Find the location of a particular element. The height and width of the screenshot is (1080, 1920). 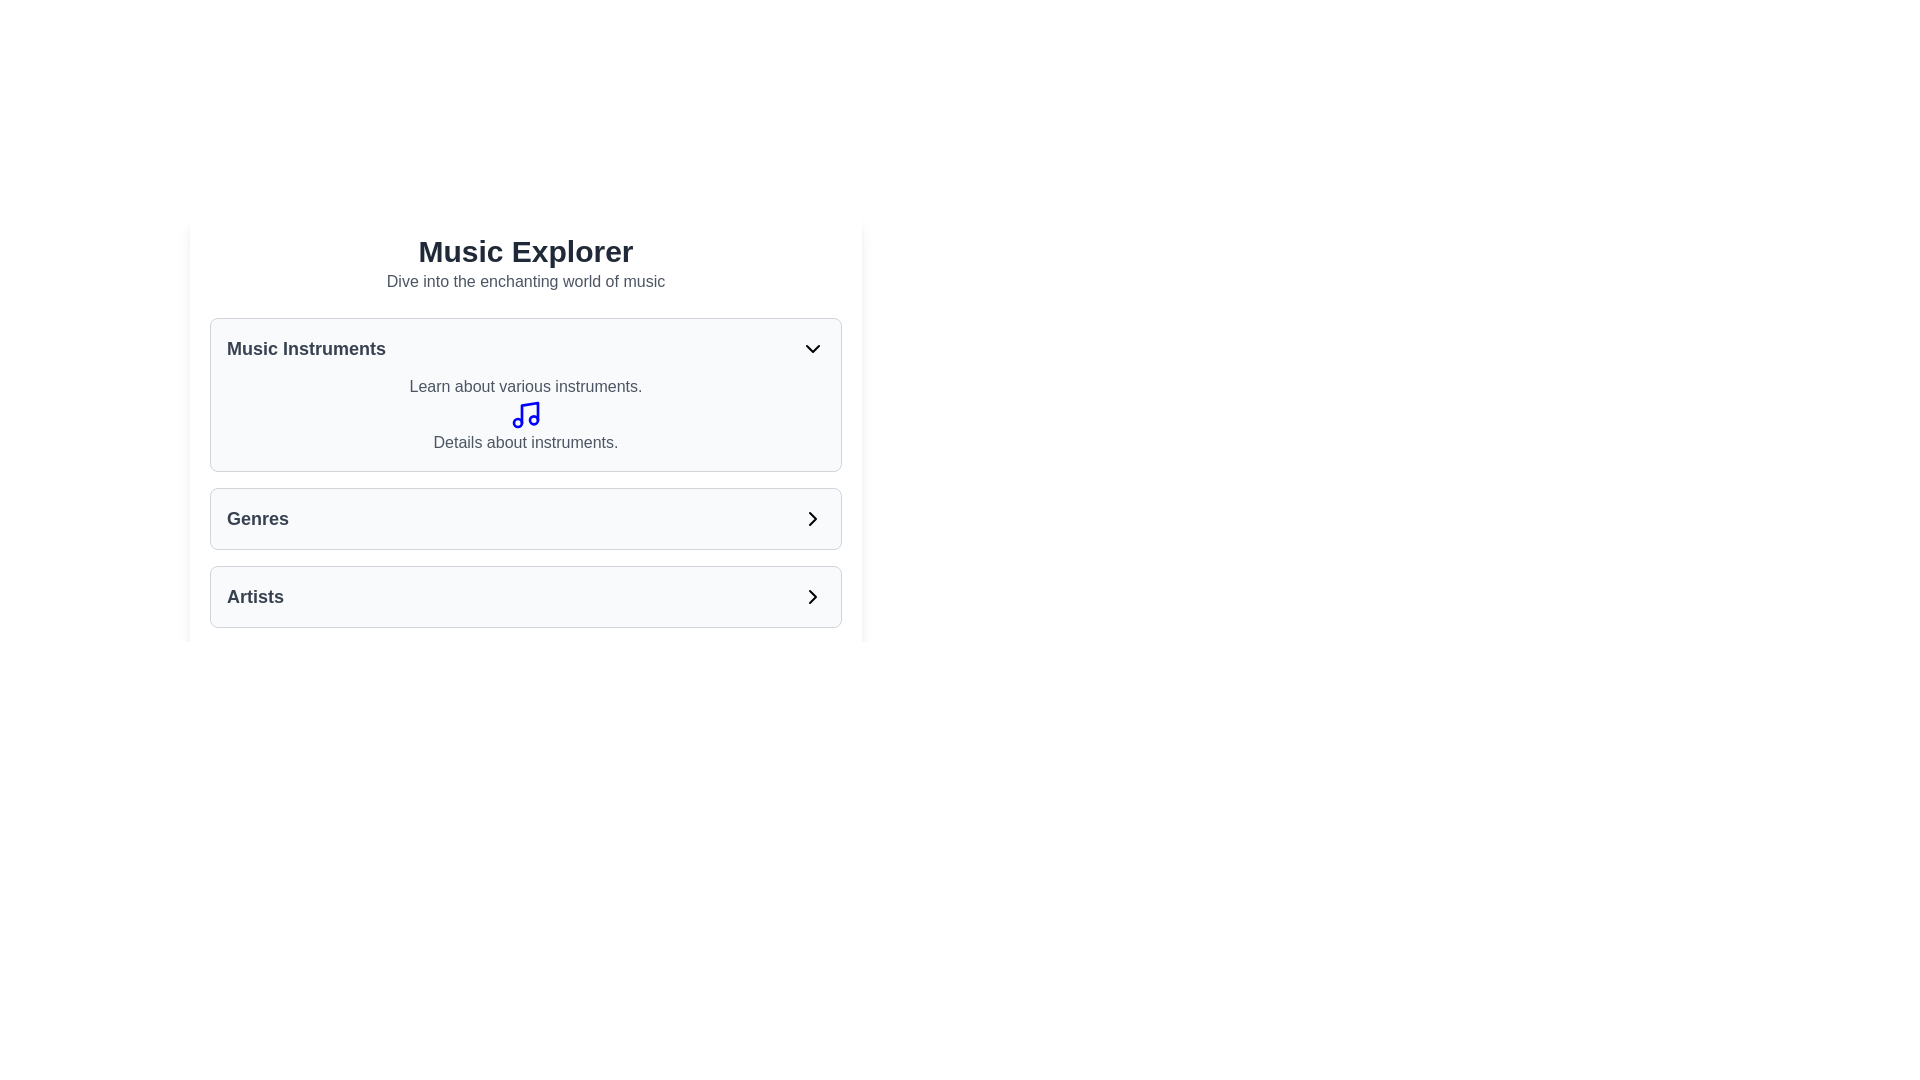

text content 'Artists' from the Text Label positioned at the bottom of the overview section under the 'Genres' category is located at coordinates (254, 596).